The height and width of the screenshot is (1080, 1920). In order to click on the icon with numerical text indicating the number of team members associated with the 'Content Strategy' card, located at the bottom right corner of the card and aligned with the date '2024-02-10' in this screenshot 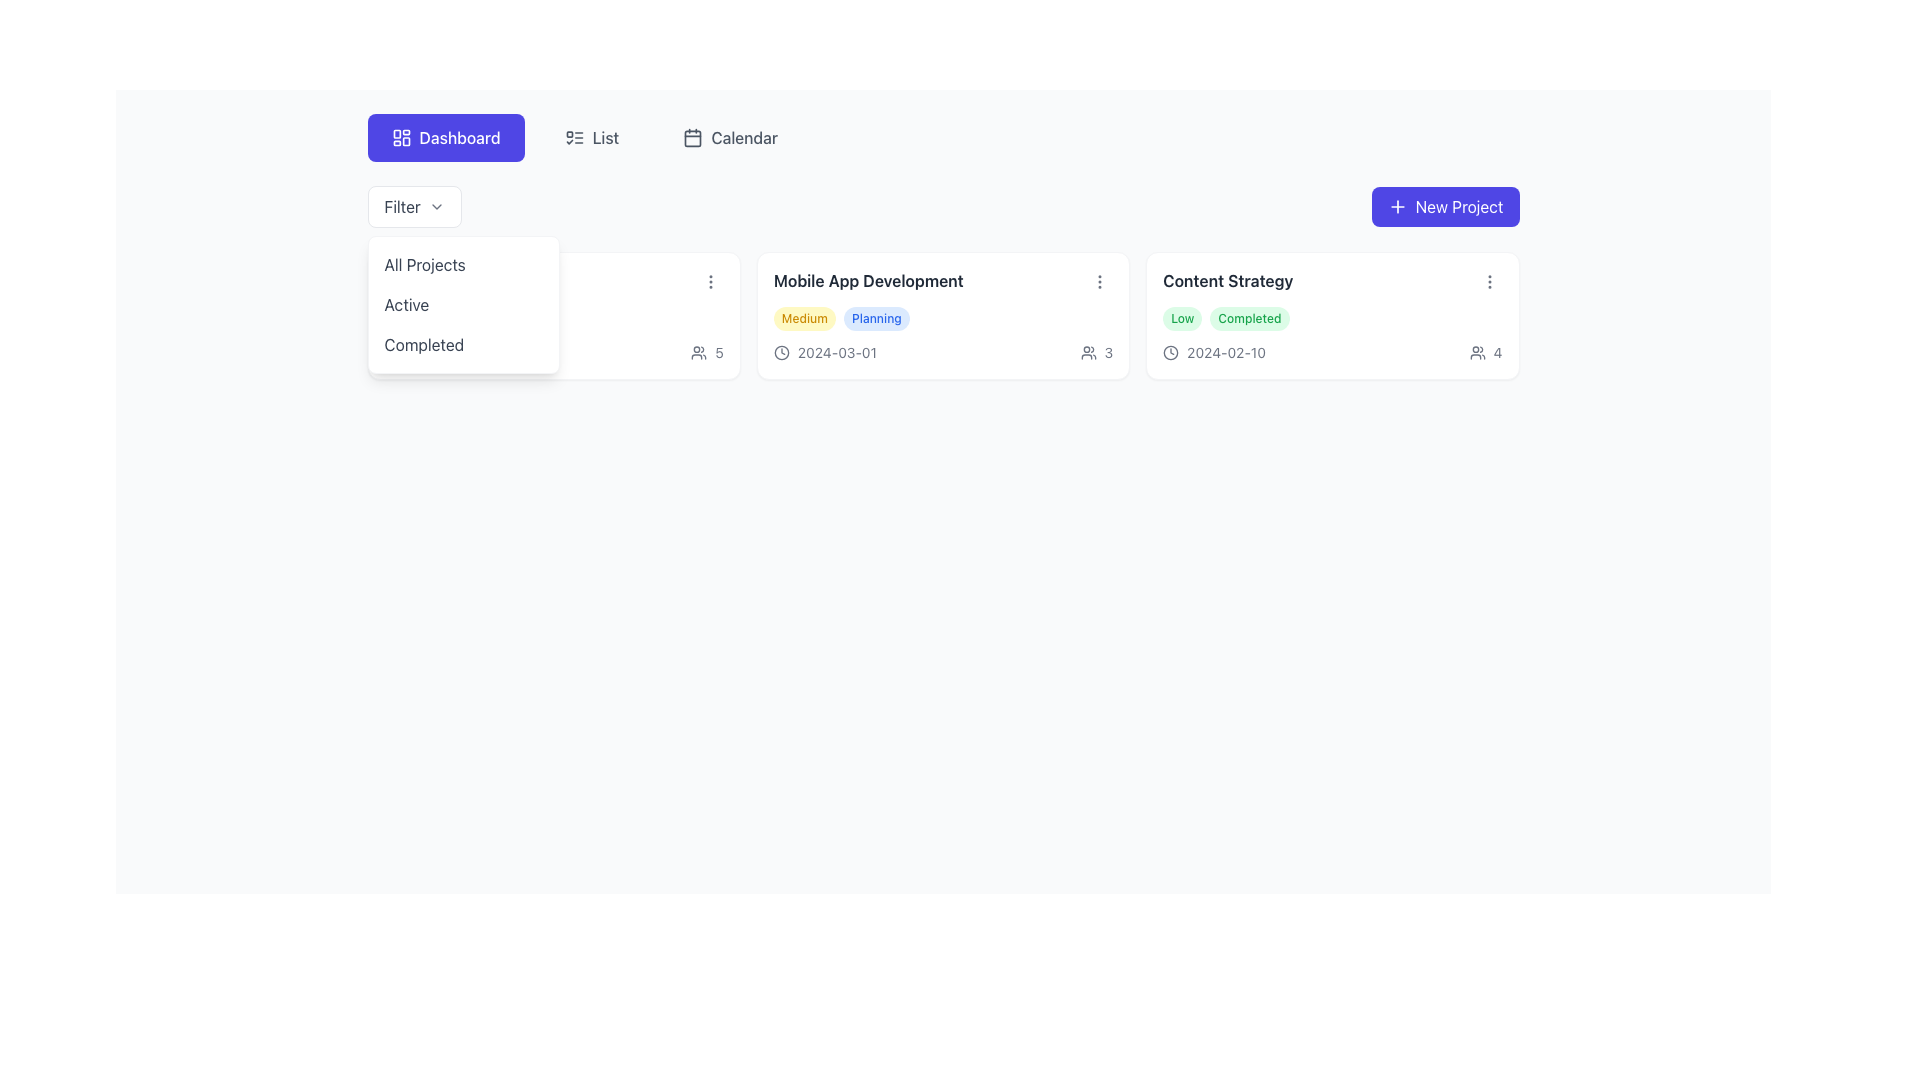, I will do `click(1486, 352)`.